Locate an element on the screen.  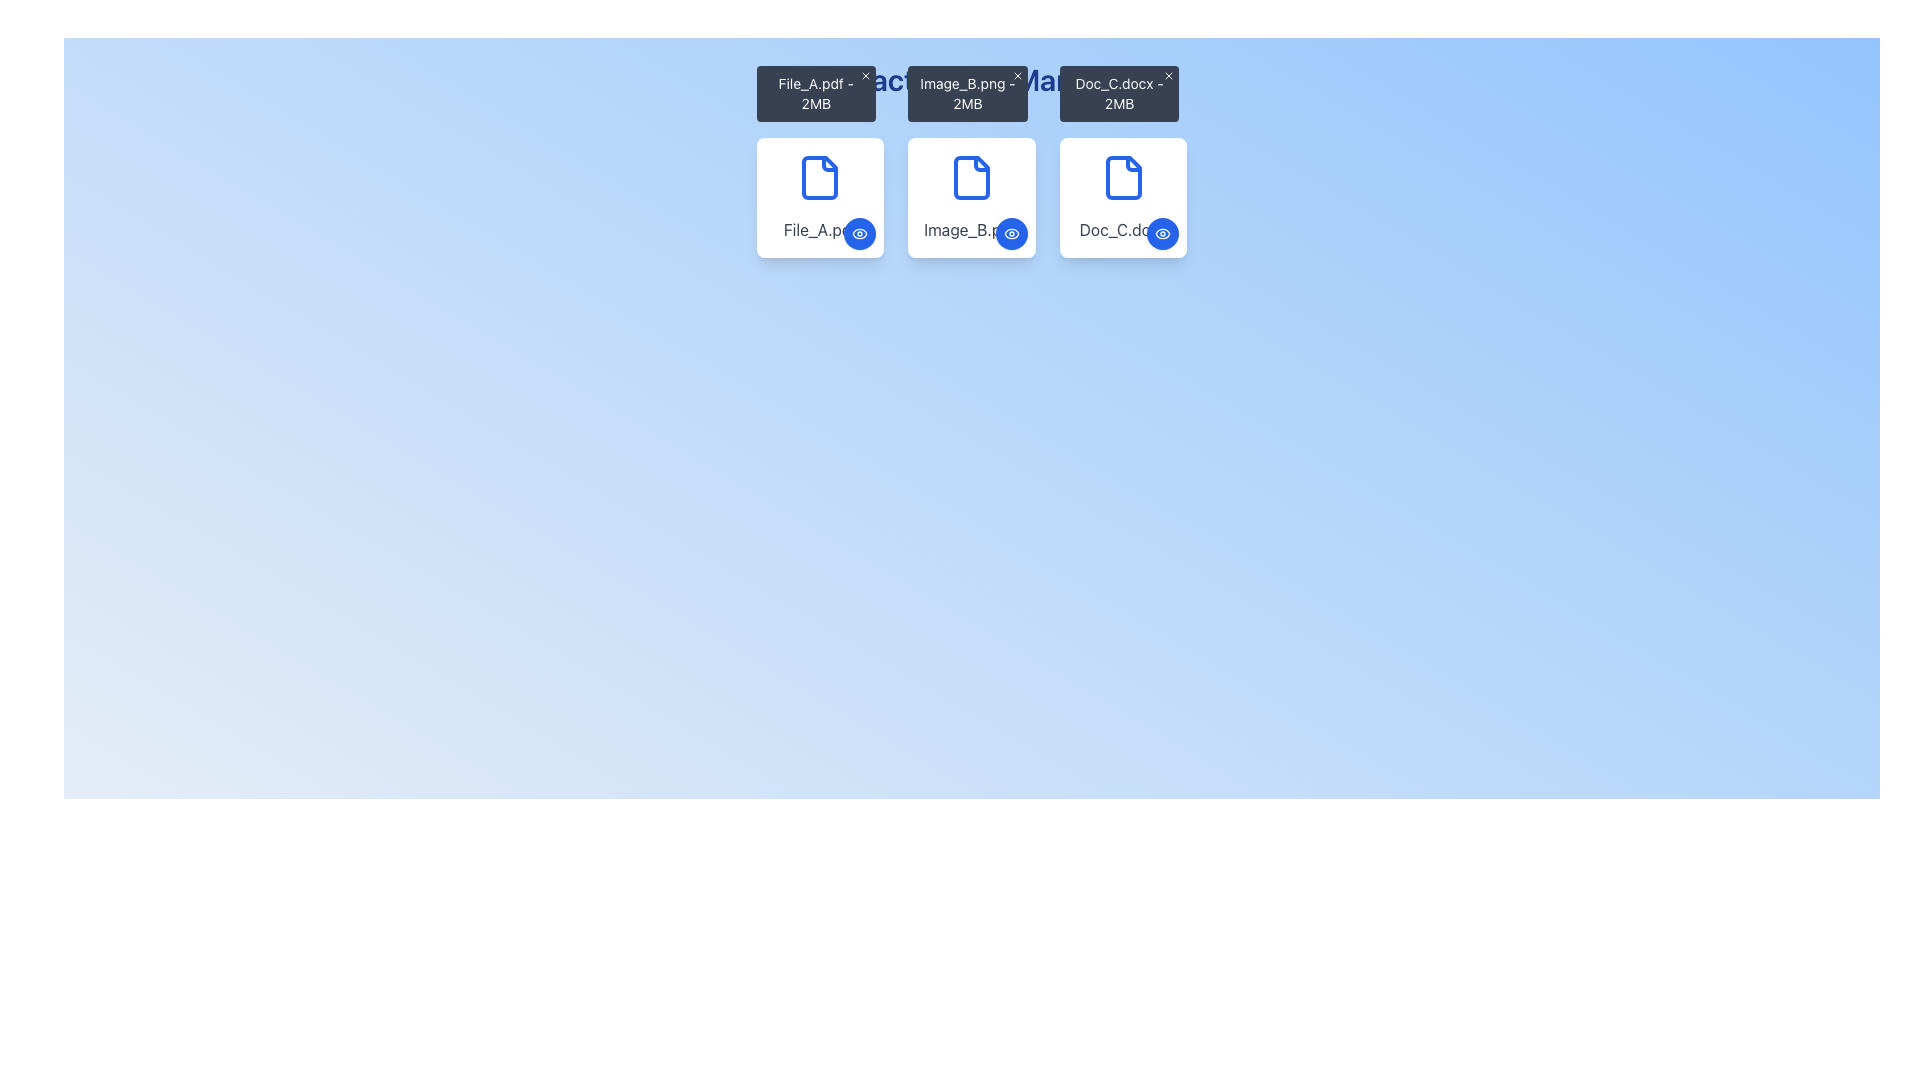
the Static Text Label displaying 'Doc_C.docx - 2MB' is located at coordinates (1118, 93).